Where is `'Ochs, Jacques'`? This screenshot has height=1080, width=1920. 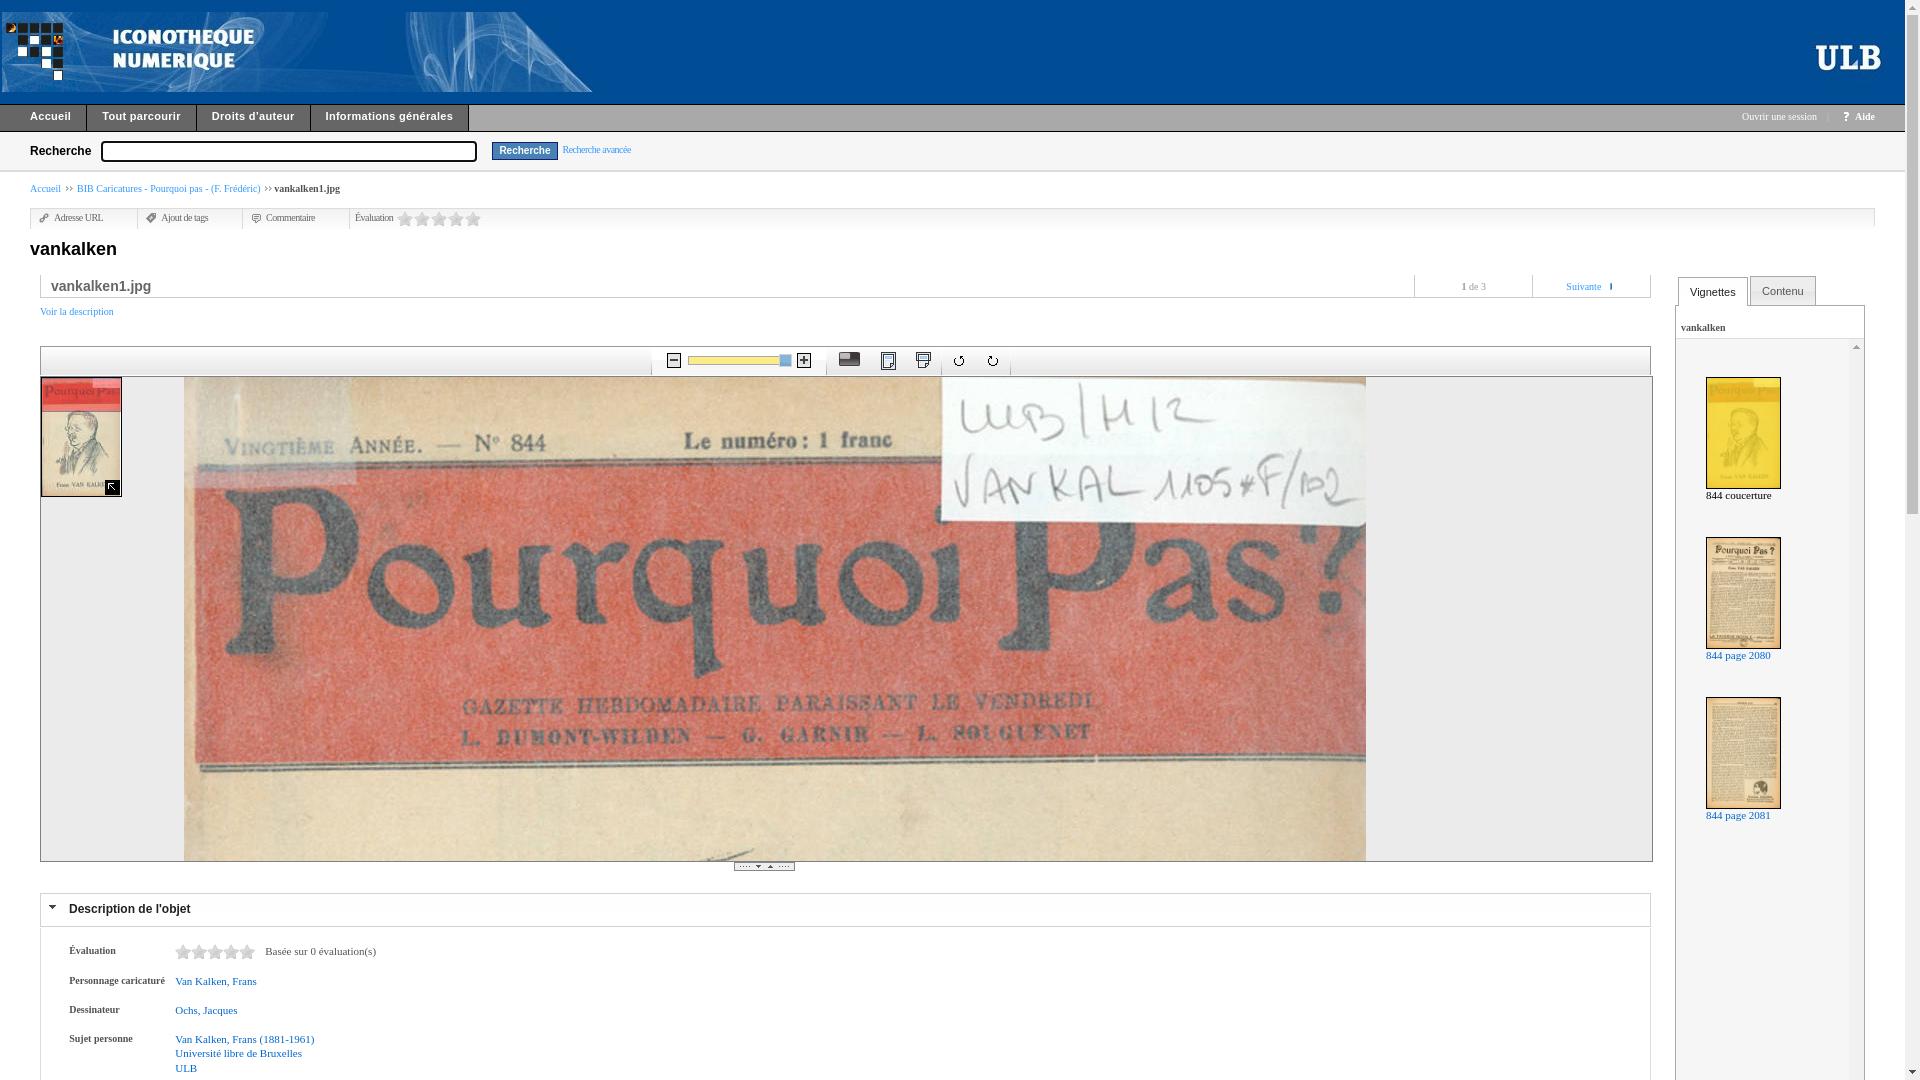 'Ochs, Jacques' is located at coordinates (206, 1010).